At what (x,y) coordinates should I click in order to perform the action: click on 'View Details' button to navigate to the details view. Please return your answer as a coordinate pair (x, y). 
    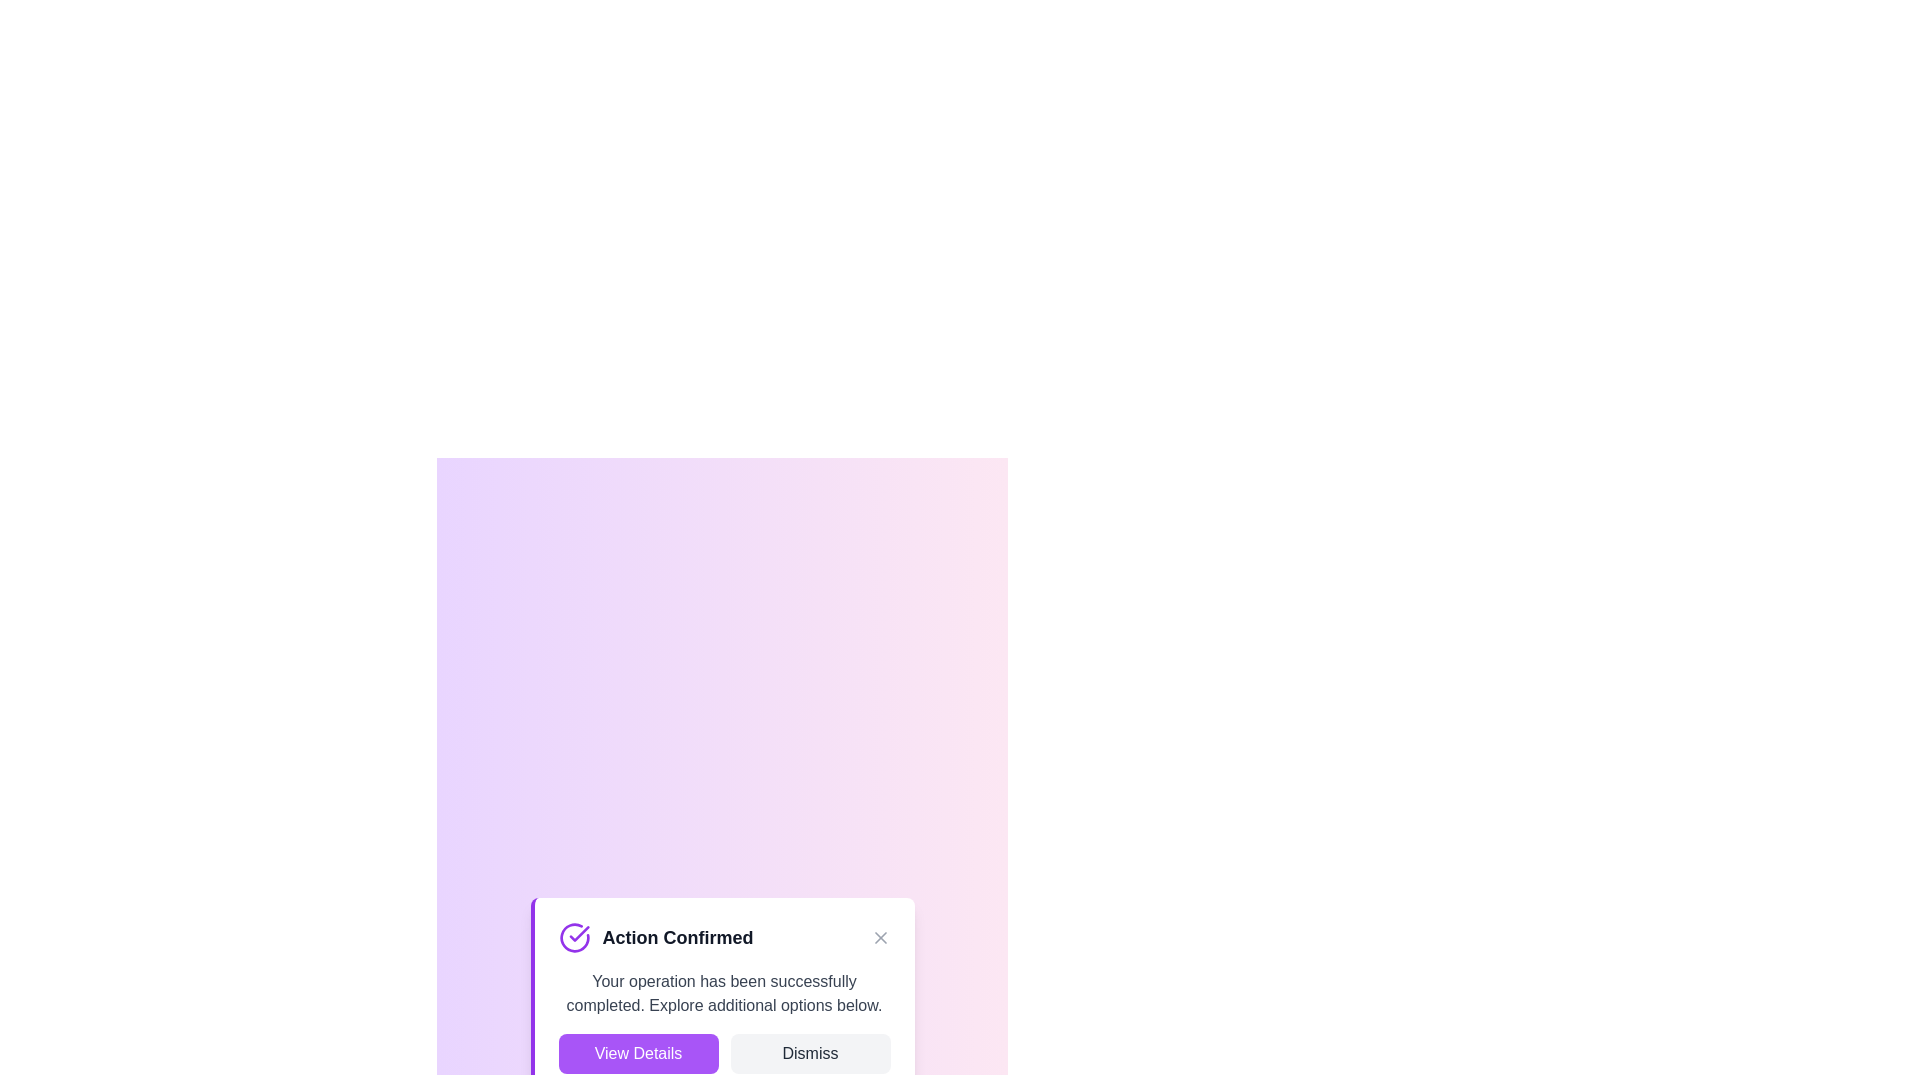
    Looking at the image, I should click on (637, 1052).